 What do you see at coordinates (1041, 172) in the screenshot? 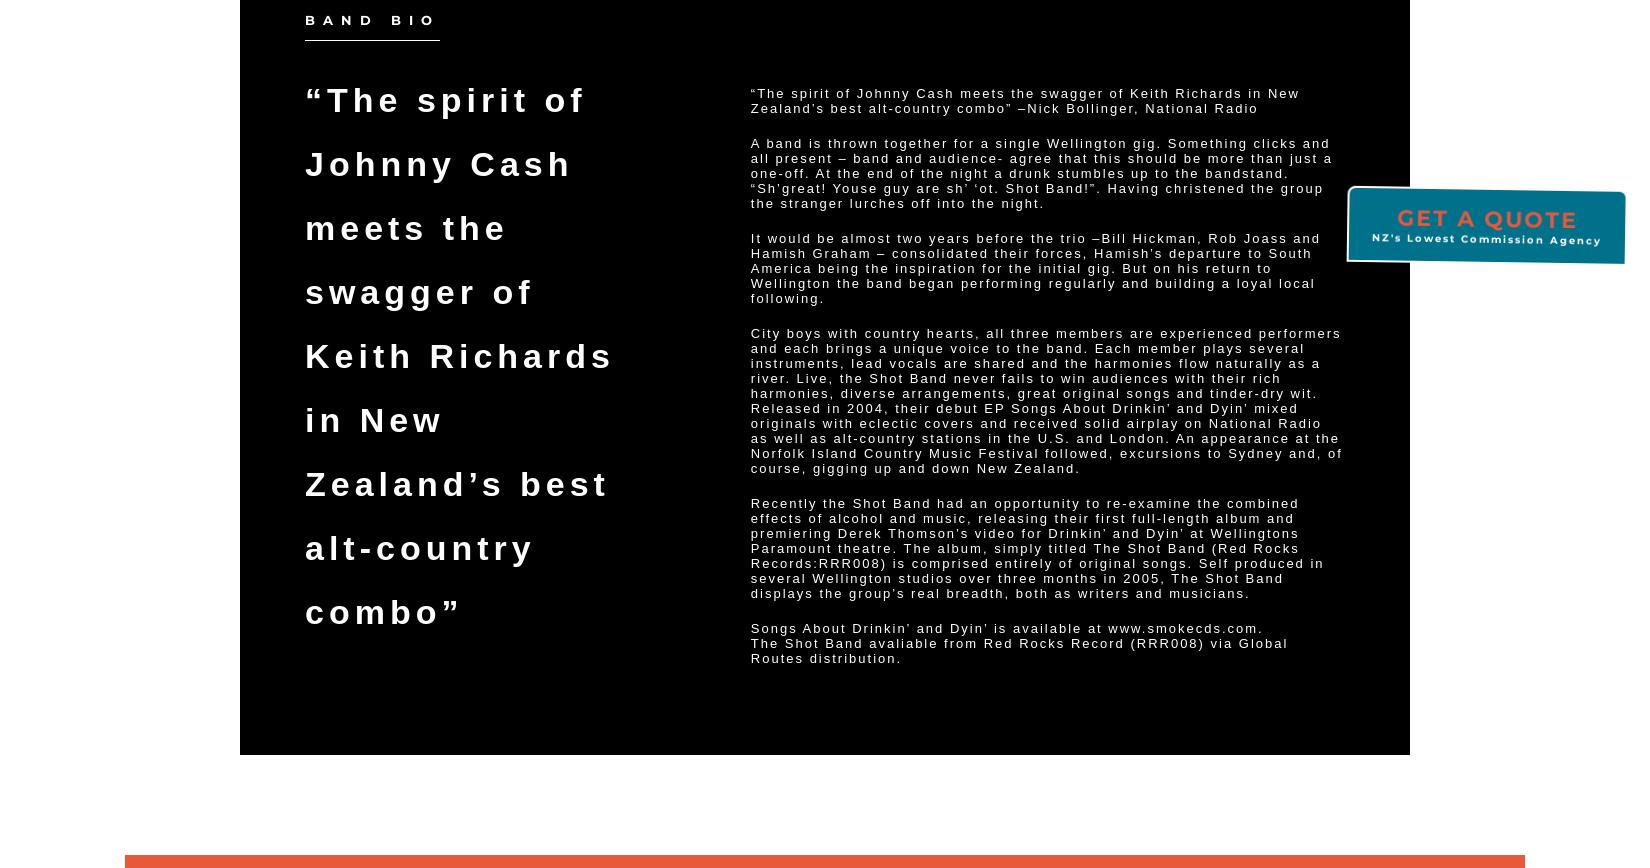
I see `'A band is thrown together for a single Wellington gig. Something clicks and all present – band and audience- agree that this should be more than just a one-off. At the end of the night a drunk stumbles up to the bandstand. “Sh’great! Youse guy are sh’ ‘ot. Shot Band!”. Having christened the group the stranger lurches off into the night.'` at bounding box center [1041, 172].